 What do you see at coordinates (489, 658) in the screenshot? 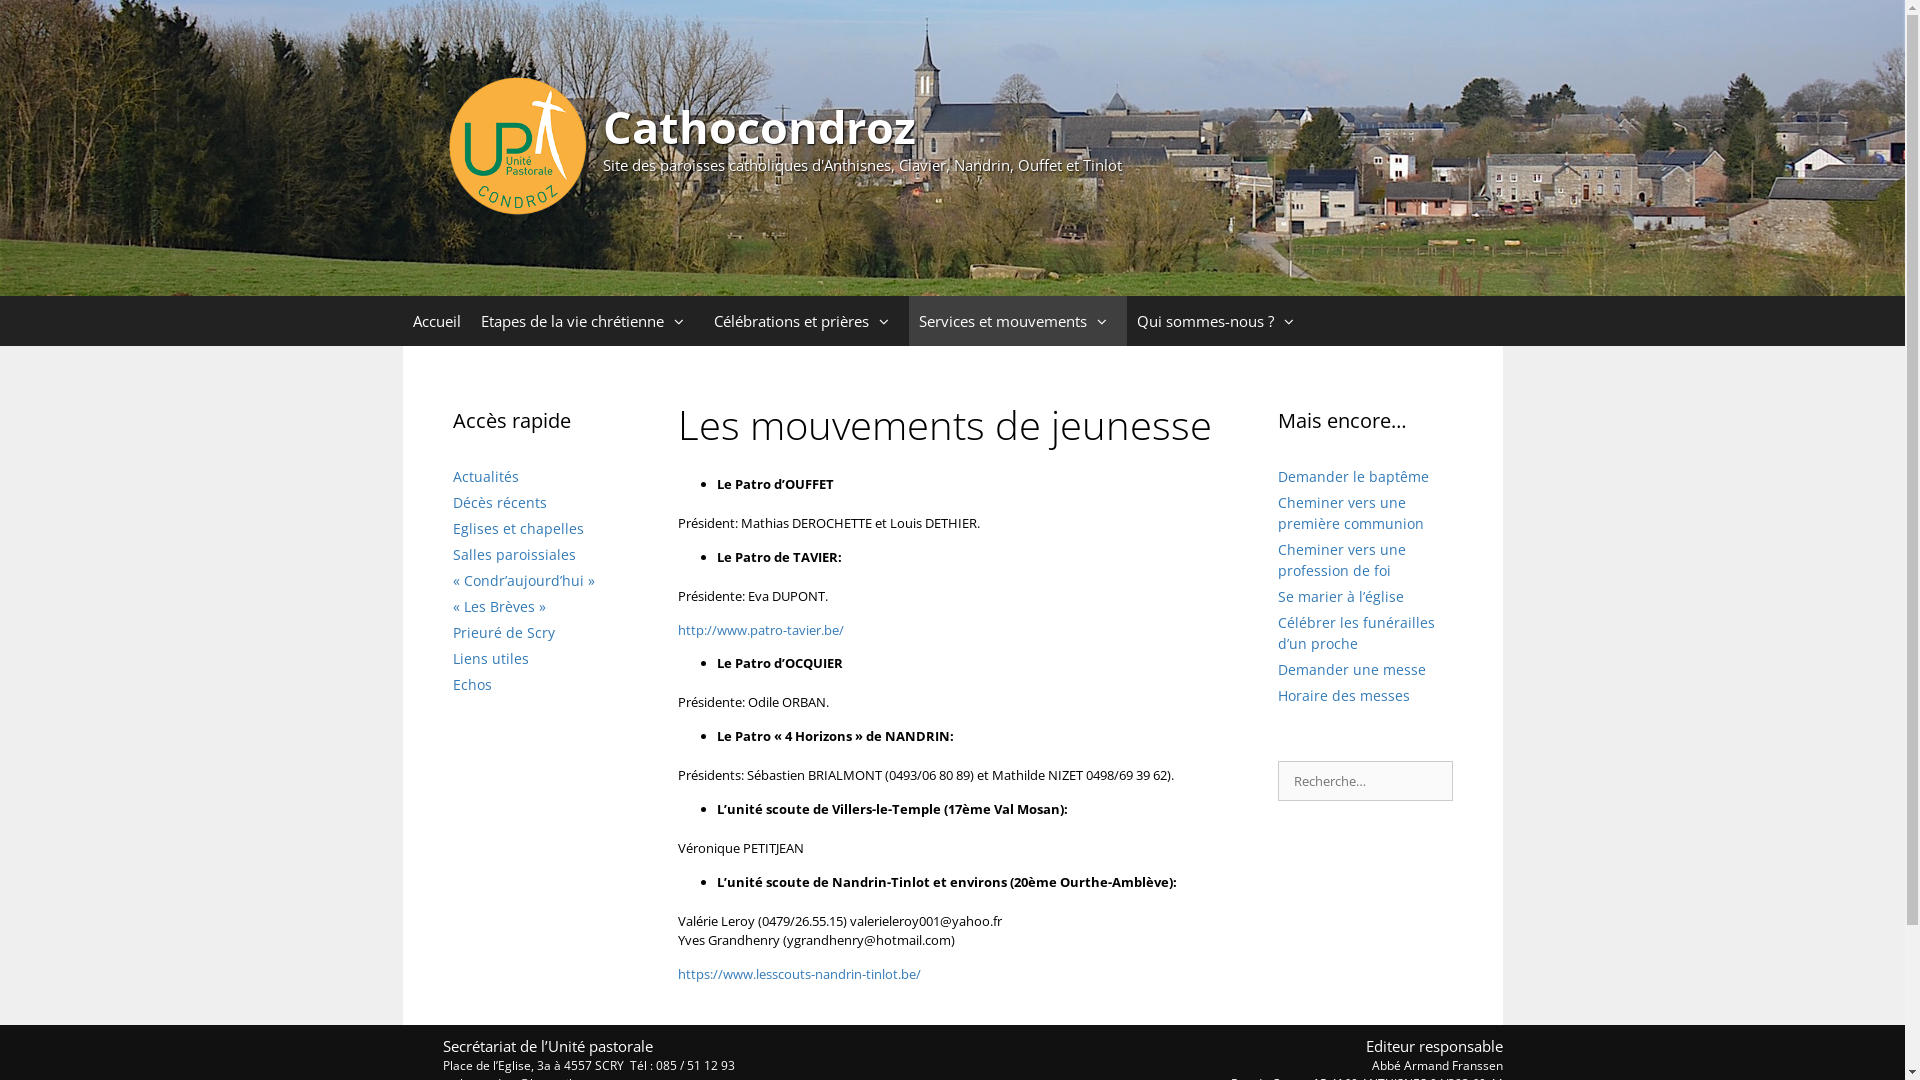
I see `'Liens utiles'` at bounding box center [489, 658].